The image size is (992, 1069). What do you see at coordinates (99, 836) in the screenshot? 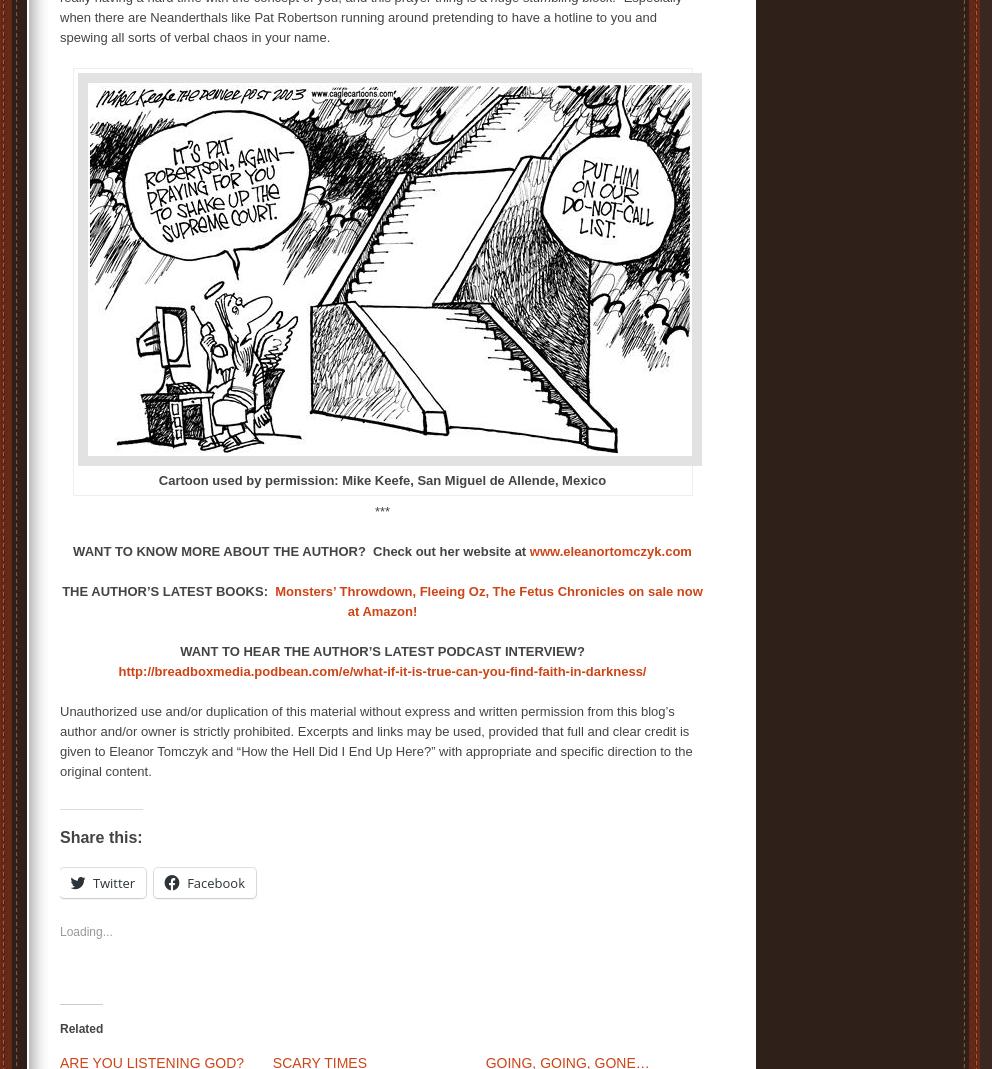
I see `'Share this:'` at bounding box center [99, 836].